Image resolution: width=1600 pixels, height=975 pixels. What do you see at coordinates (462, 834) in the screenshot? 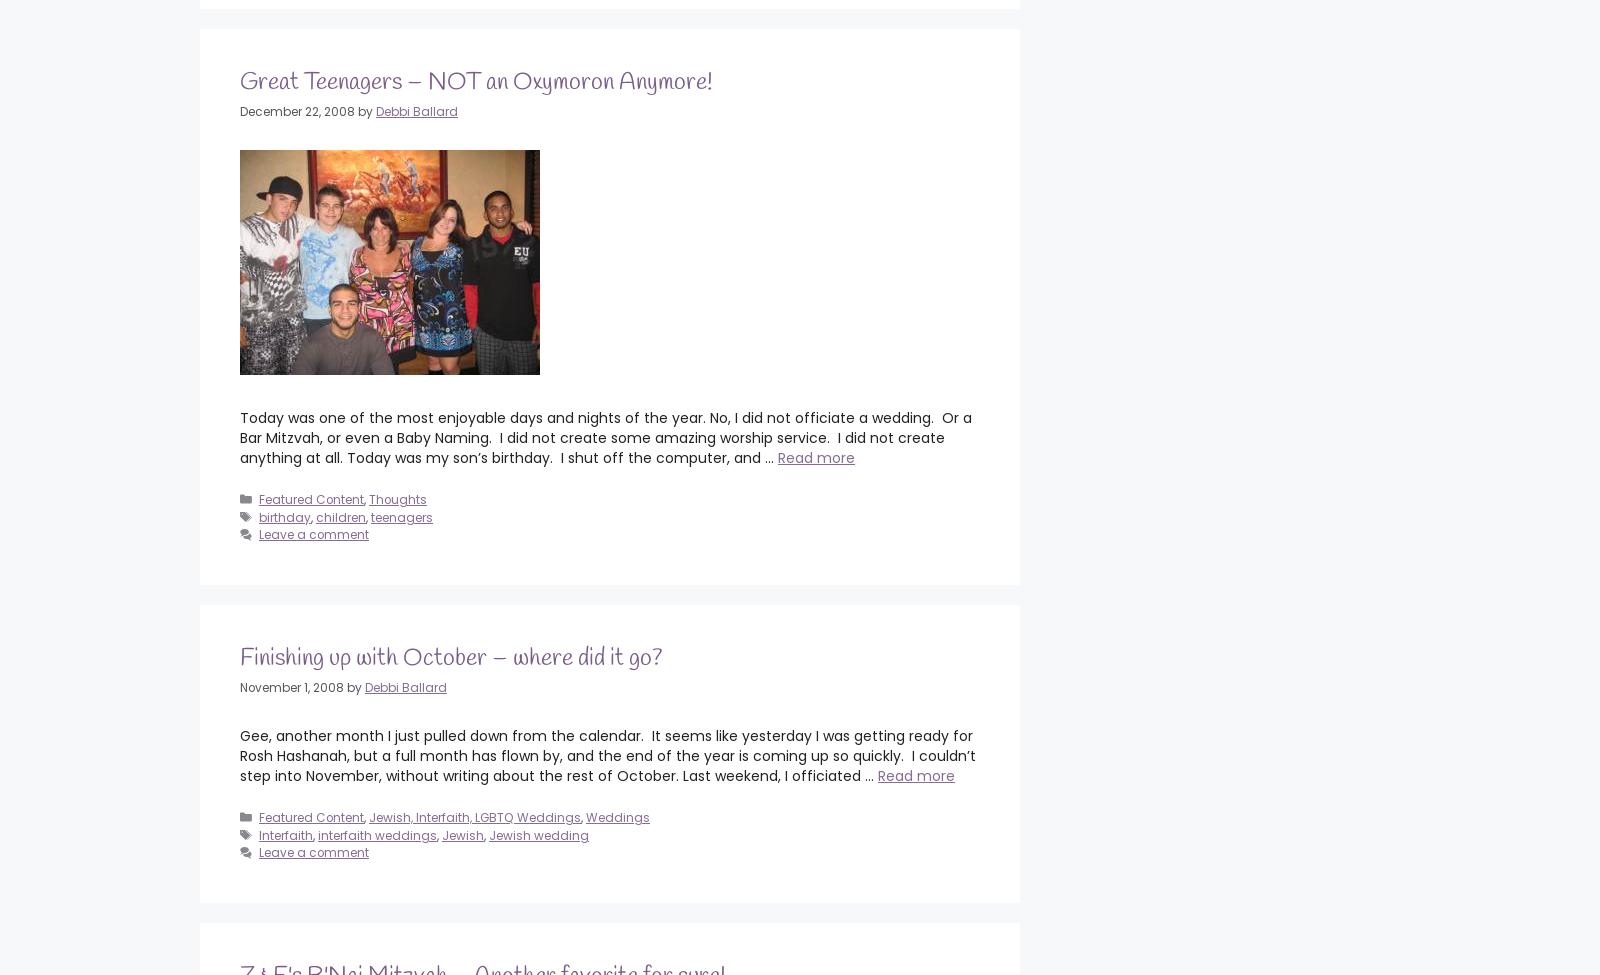
I see `'Jewish'` at bounding box center [462, 834].